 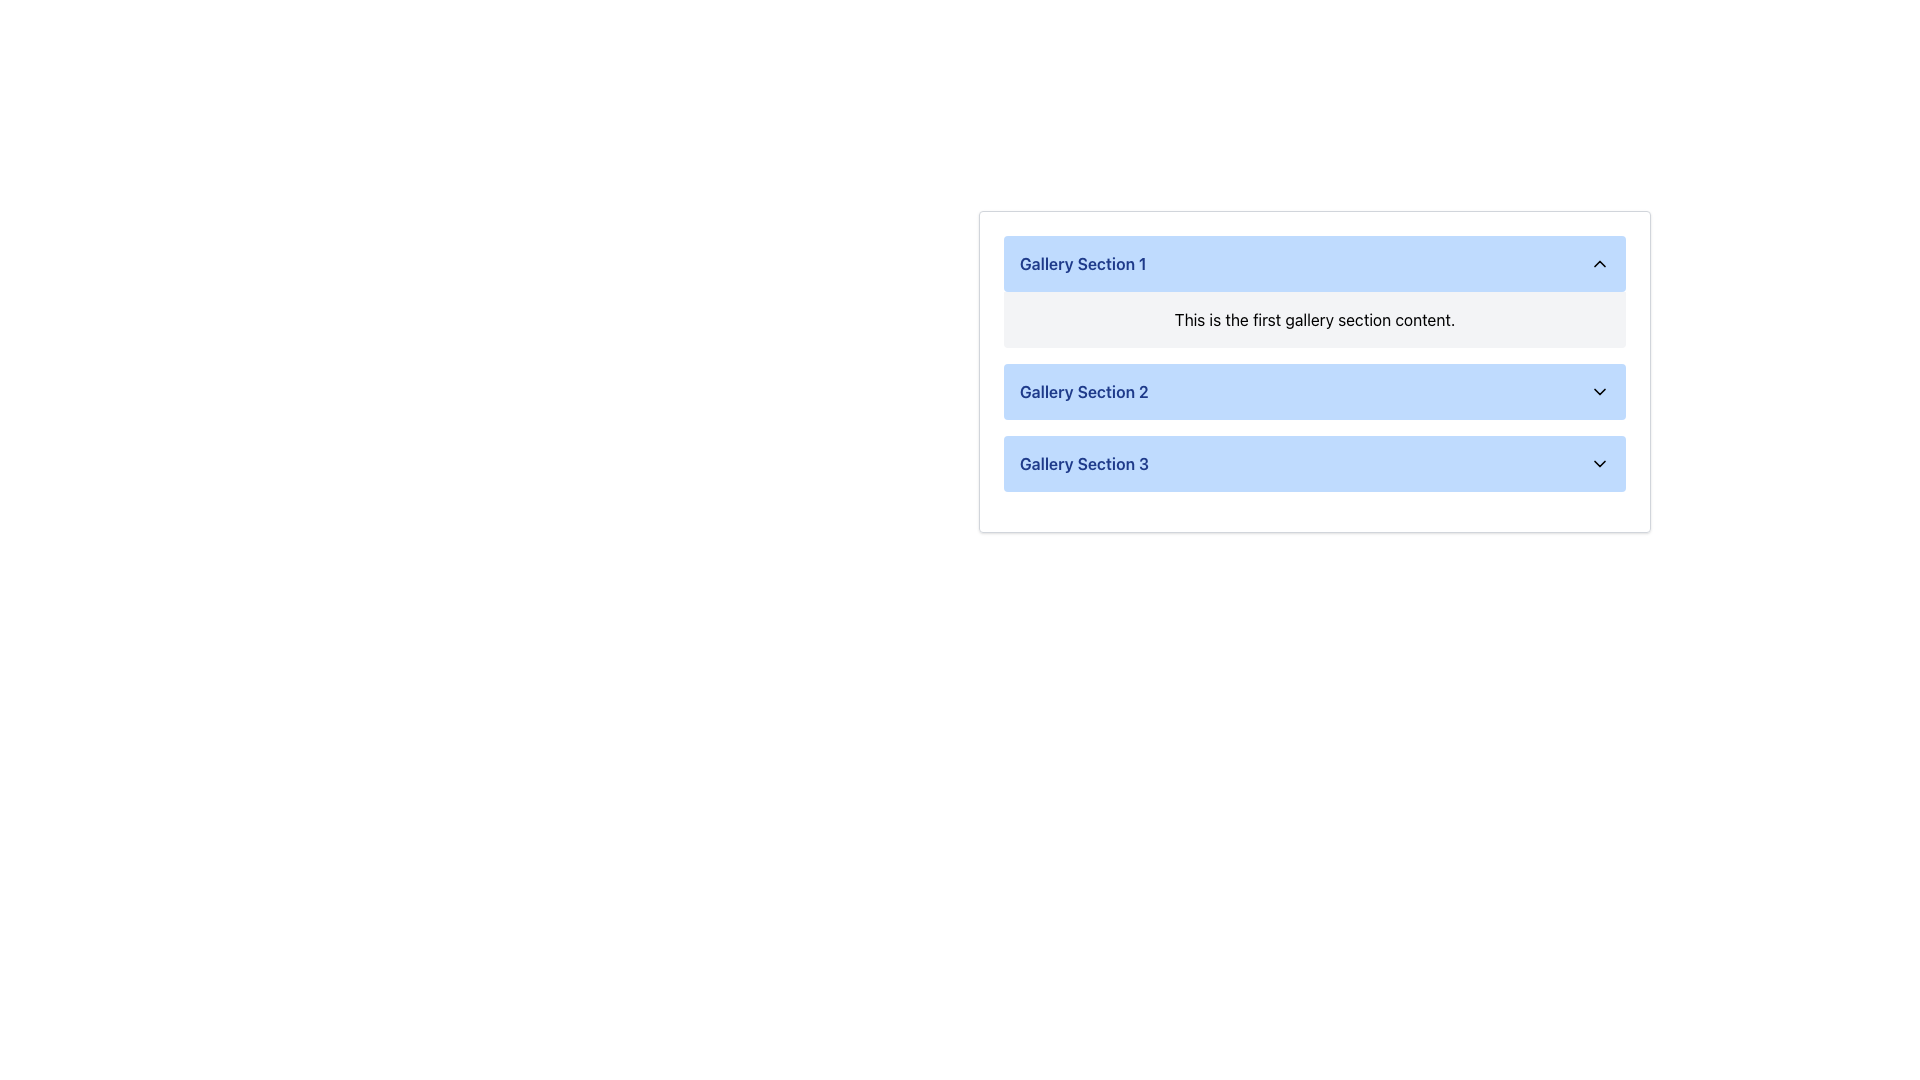 What do you see at coordinates (1598, 463) in the screenshot?
I see `the Dropdown indicator icon located at the far-right of the 'Gallery Section 3'` at bounding box center [1598, 463].